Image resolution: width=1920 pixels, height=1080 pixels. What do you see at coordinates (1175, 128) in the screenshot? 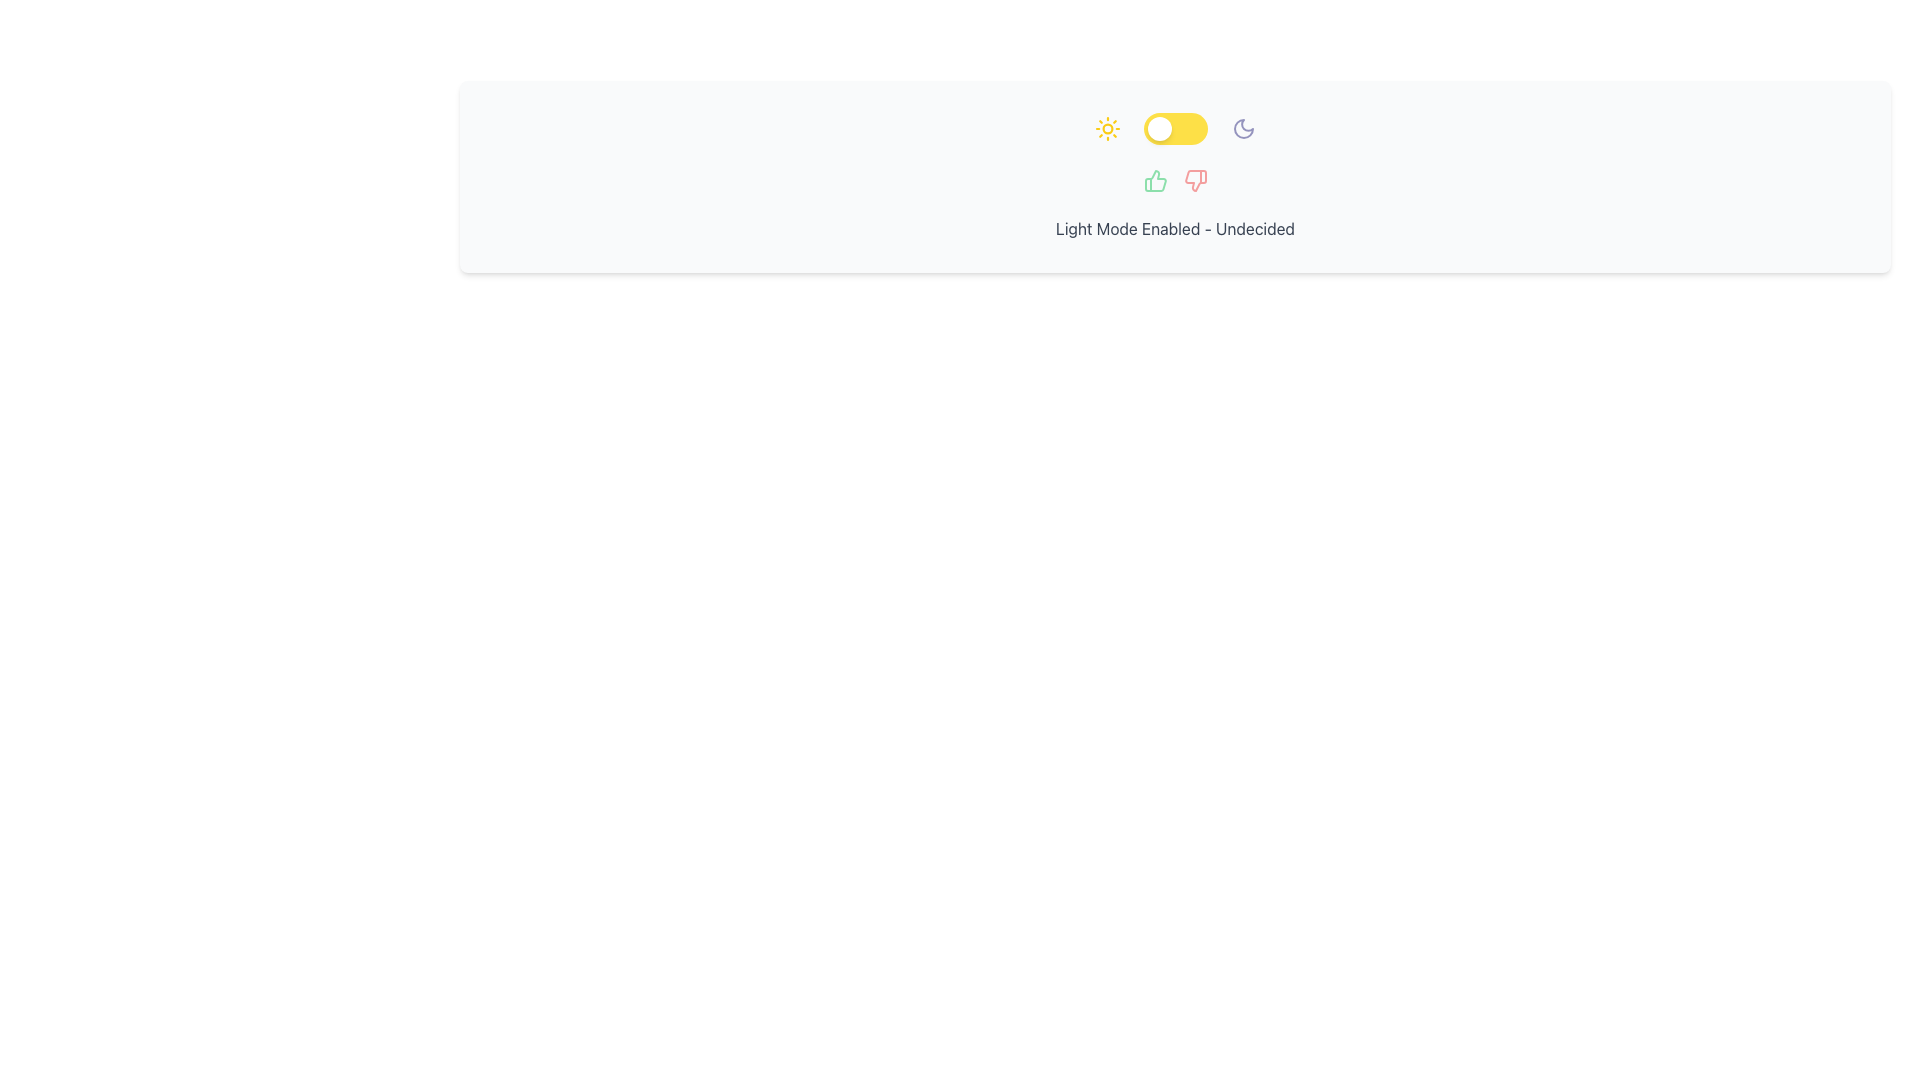
I see `the toggle switch located centrally in the top section of the interface` at bounding box center [1175, 128].